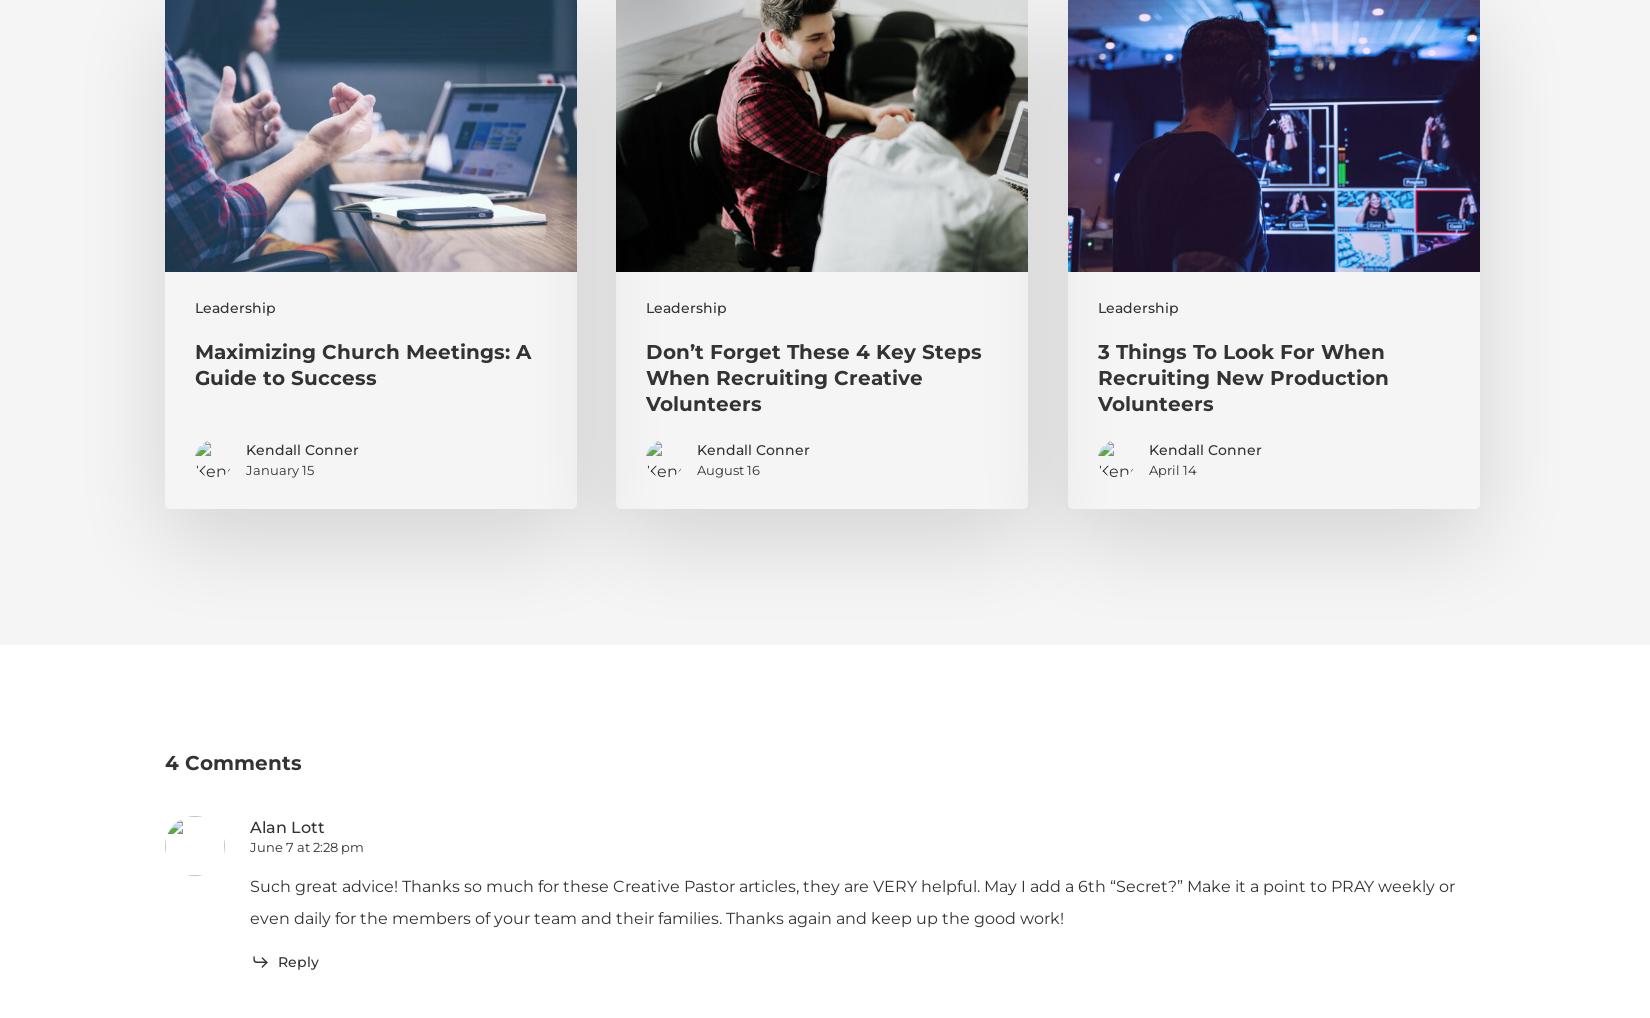 The height and width of the screenshot is (1018, 1650). Describe the element at coordinates (812, 377) in the screenshot. I see `'Don’t Forget These 4 Key Steps When Recruiting Creative Volunteers'` at that location.